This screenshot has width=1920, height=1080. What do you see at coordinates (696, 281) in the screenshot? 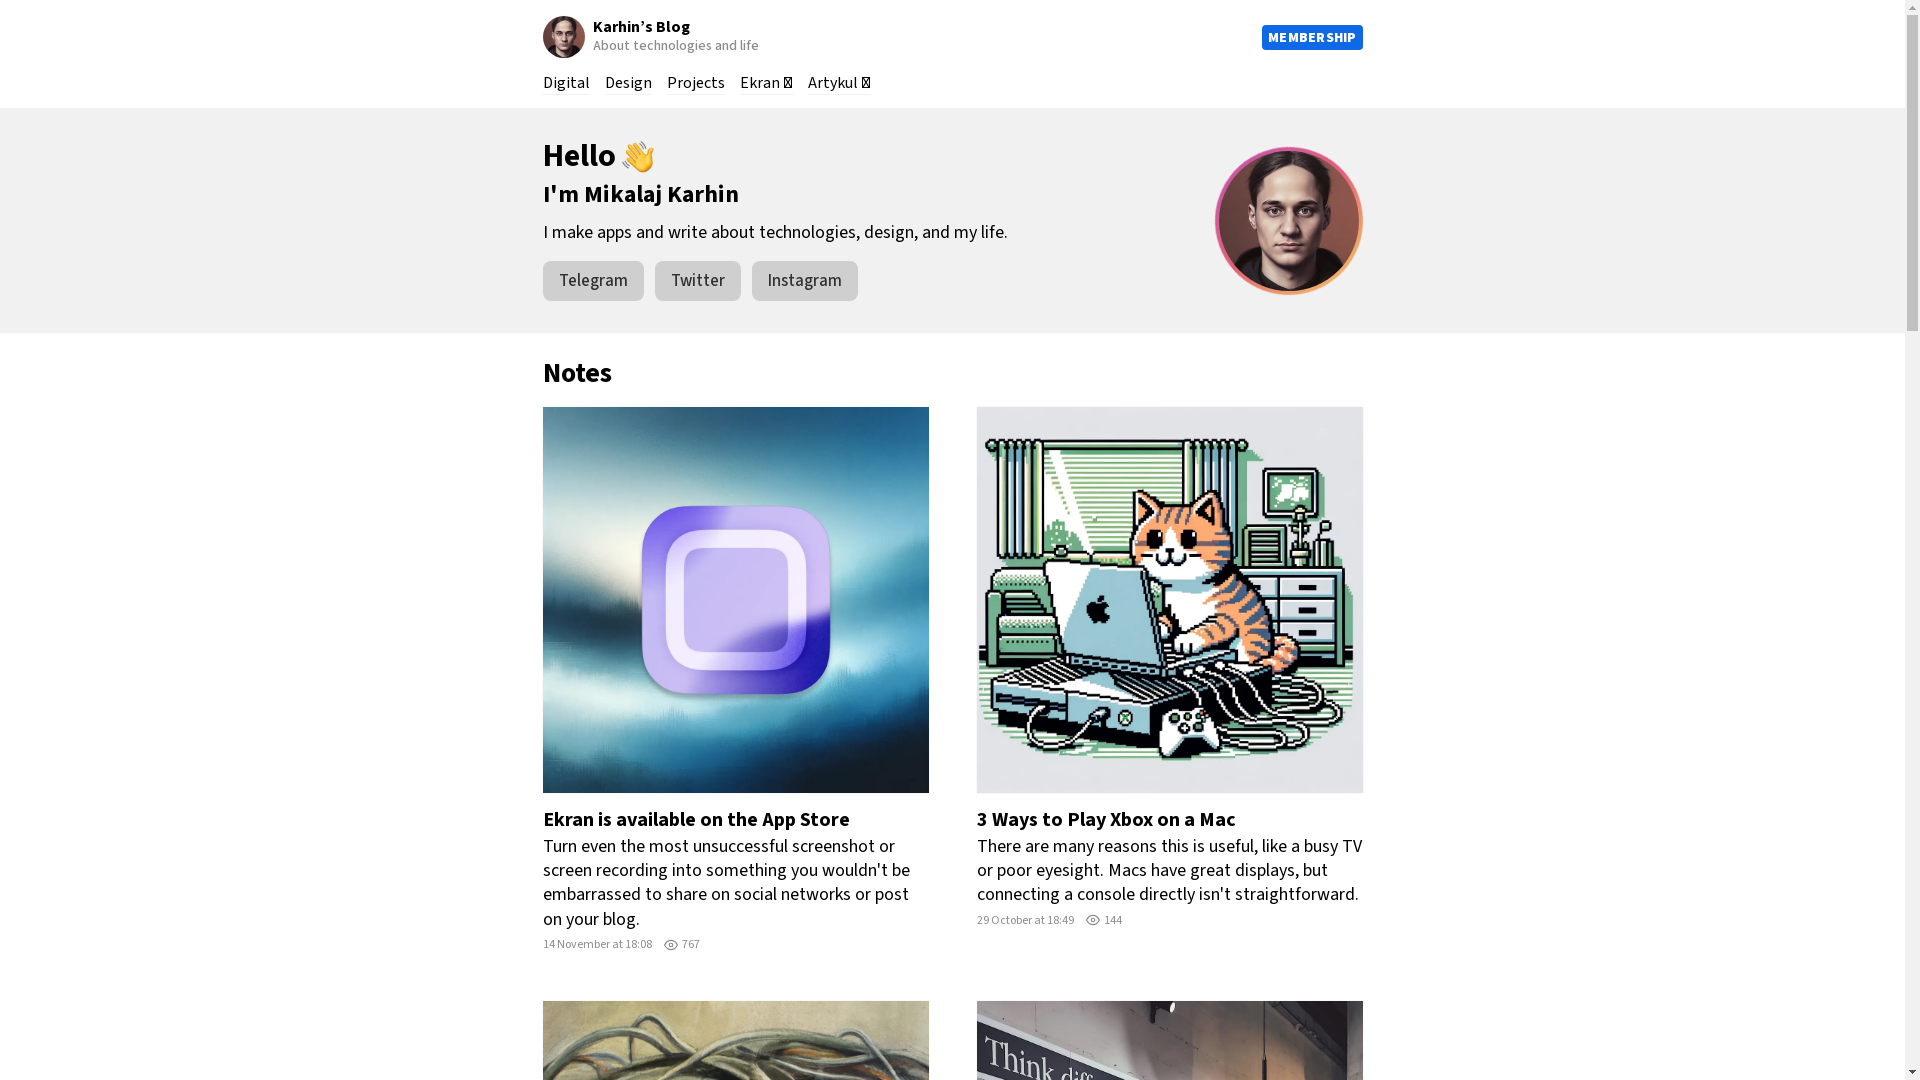
I see `'Twitter'` at bounding box center [696, 281].